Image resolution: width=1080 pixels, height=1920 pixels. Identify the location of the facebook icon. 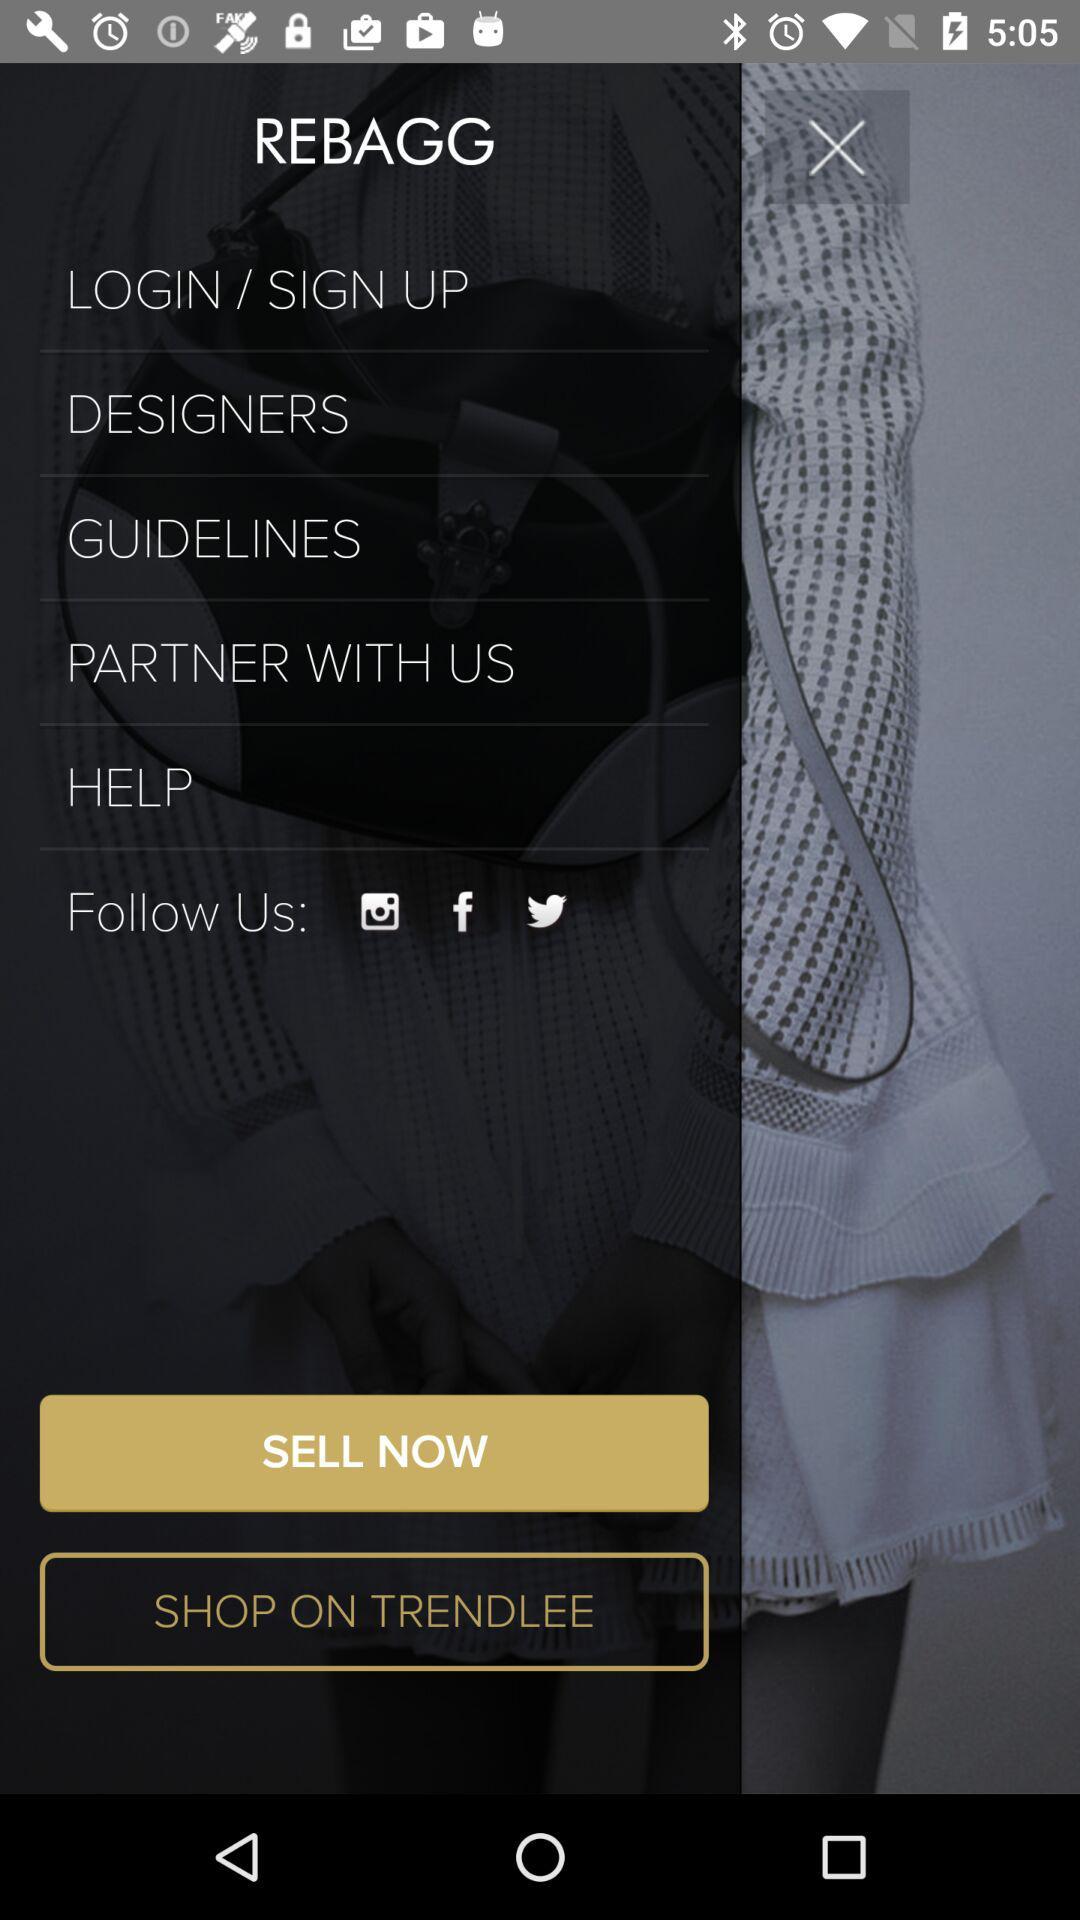
(463, 911).